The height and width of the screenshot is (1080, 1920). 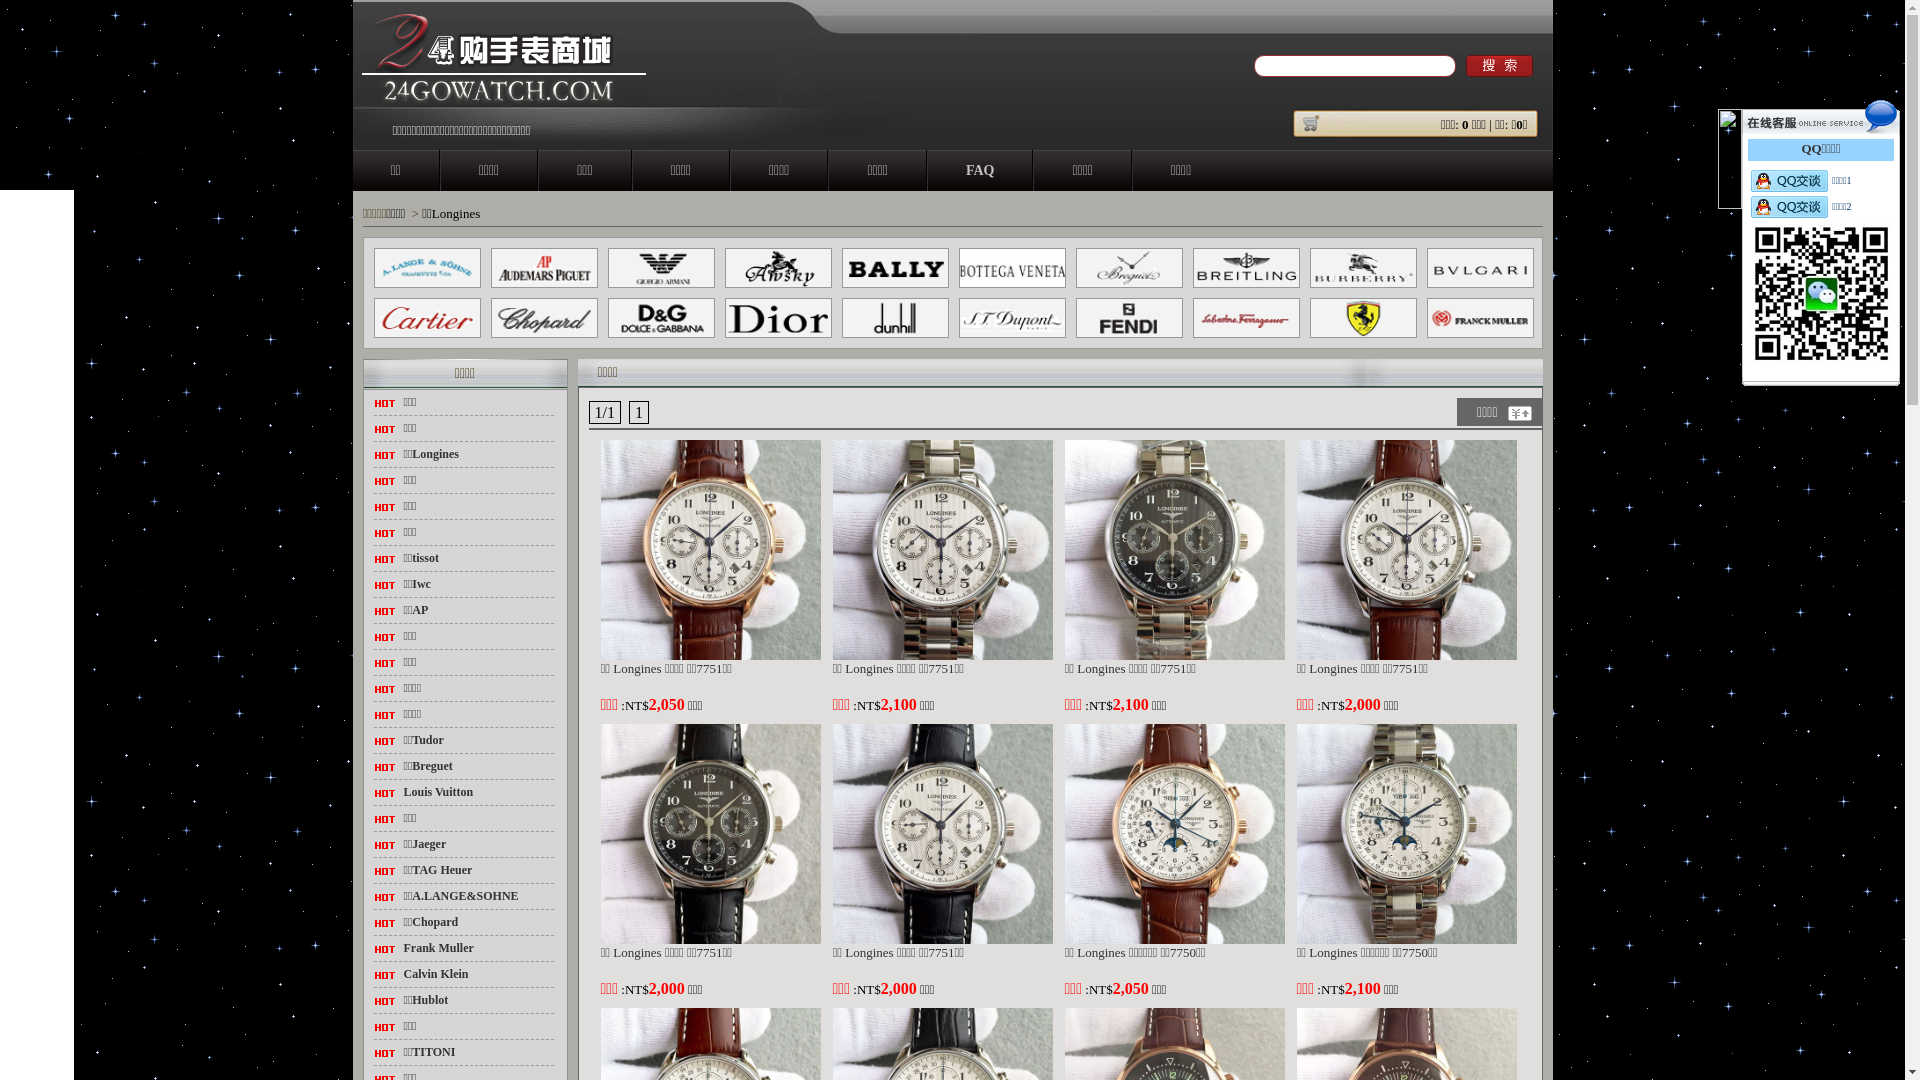 What do you see at coordinates (437, 947) in the screenshot?
I see `'Frank Muller'` at bounding box center [437, 947].